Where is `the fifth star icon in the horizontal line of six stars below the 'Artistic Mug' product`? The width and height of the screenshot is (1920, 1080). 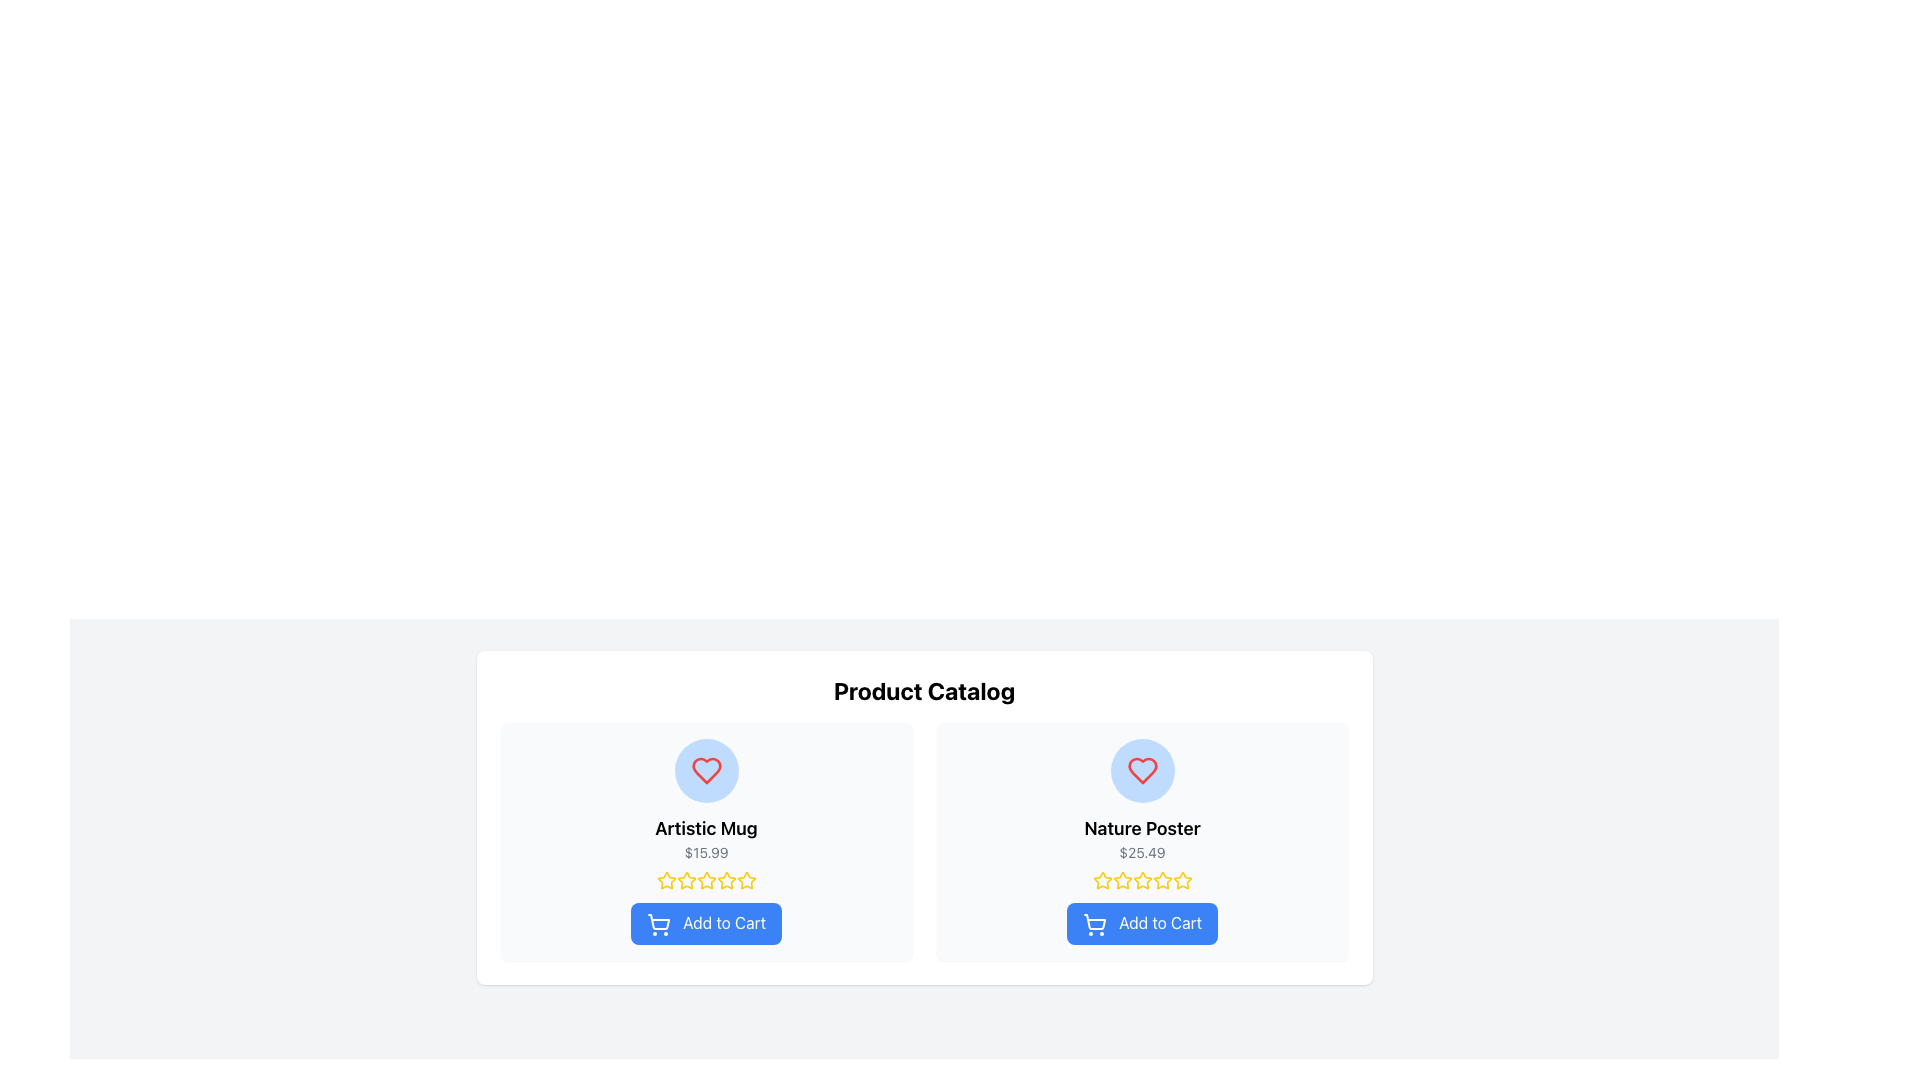 the fifth star icon in the horizontal line of six stars below the 'Artistic Mug' product is located at coordinates (725, 879).